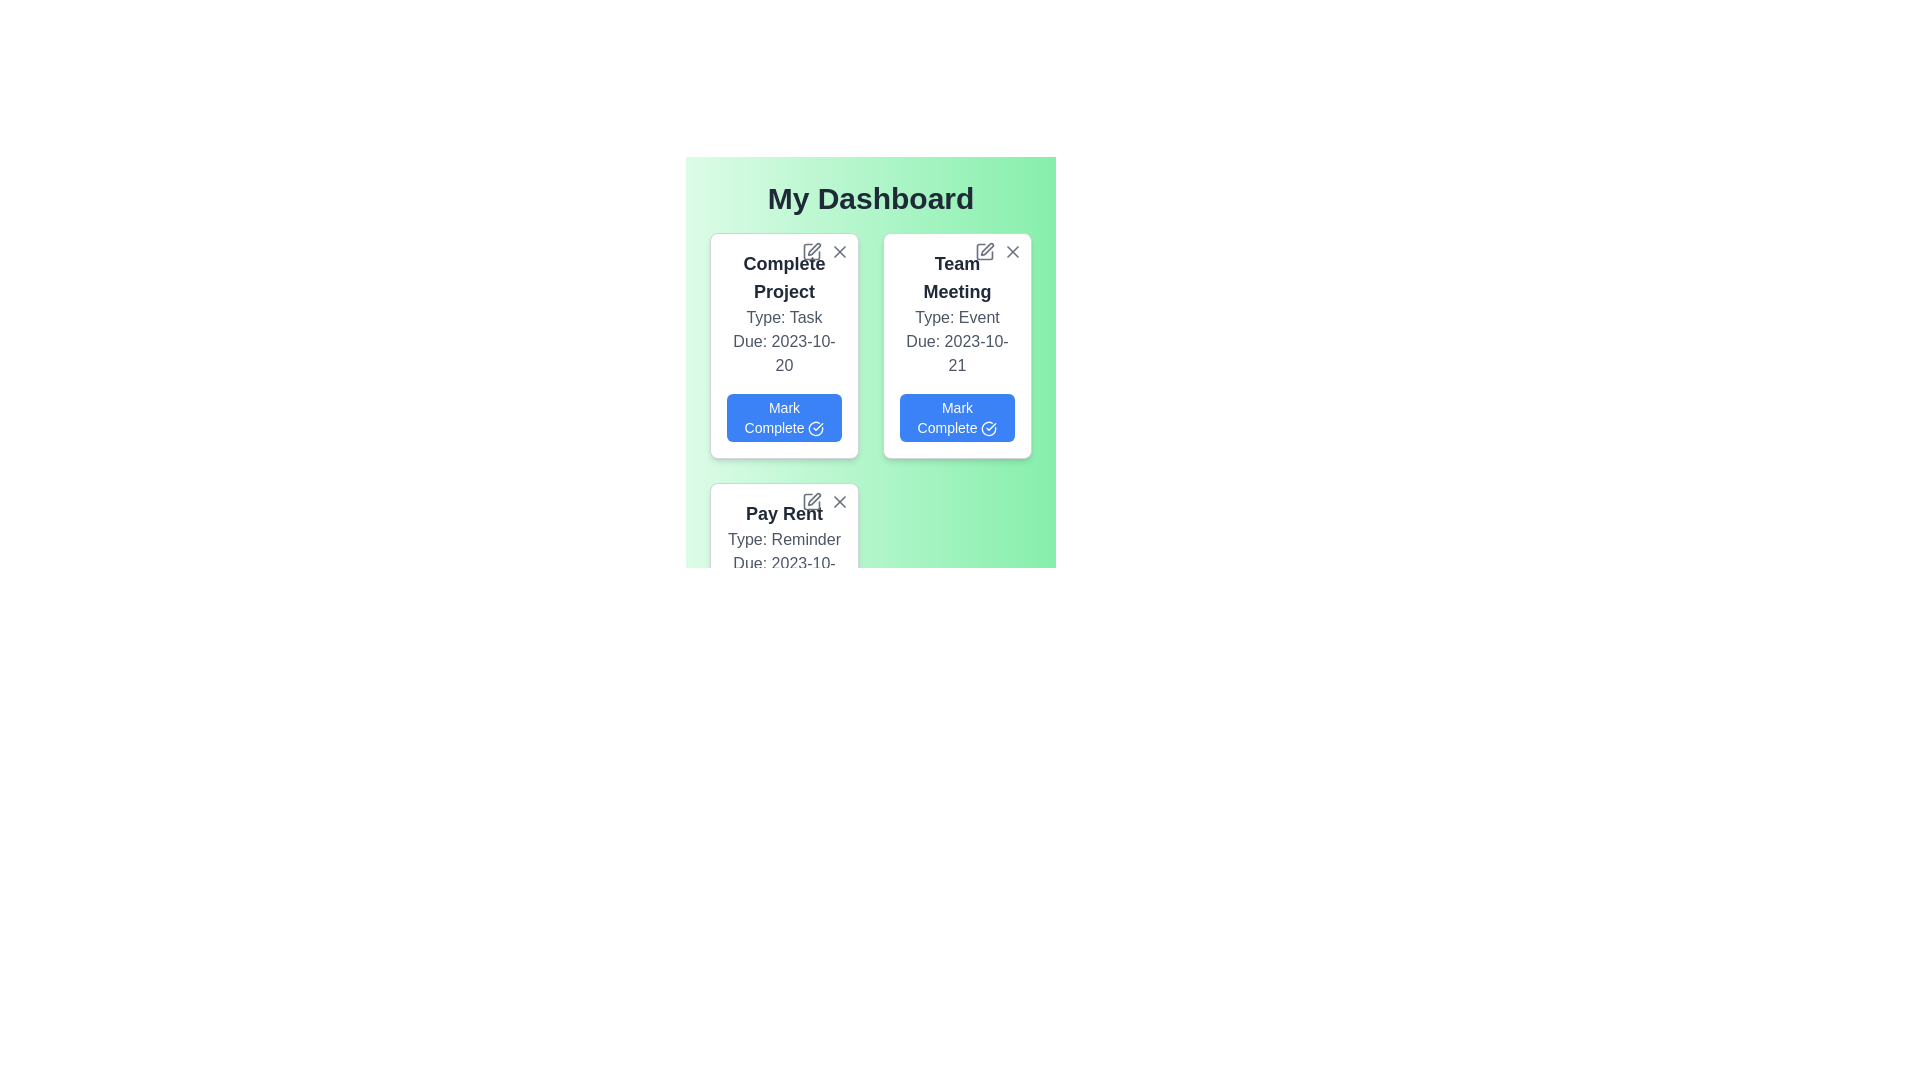  Describe the element at coordinates (783, 416) in the screenshot. I see `the 'Complete Project' button located at the bottom of the first card in the grid` at that location.